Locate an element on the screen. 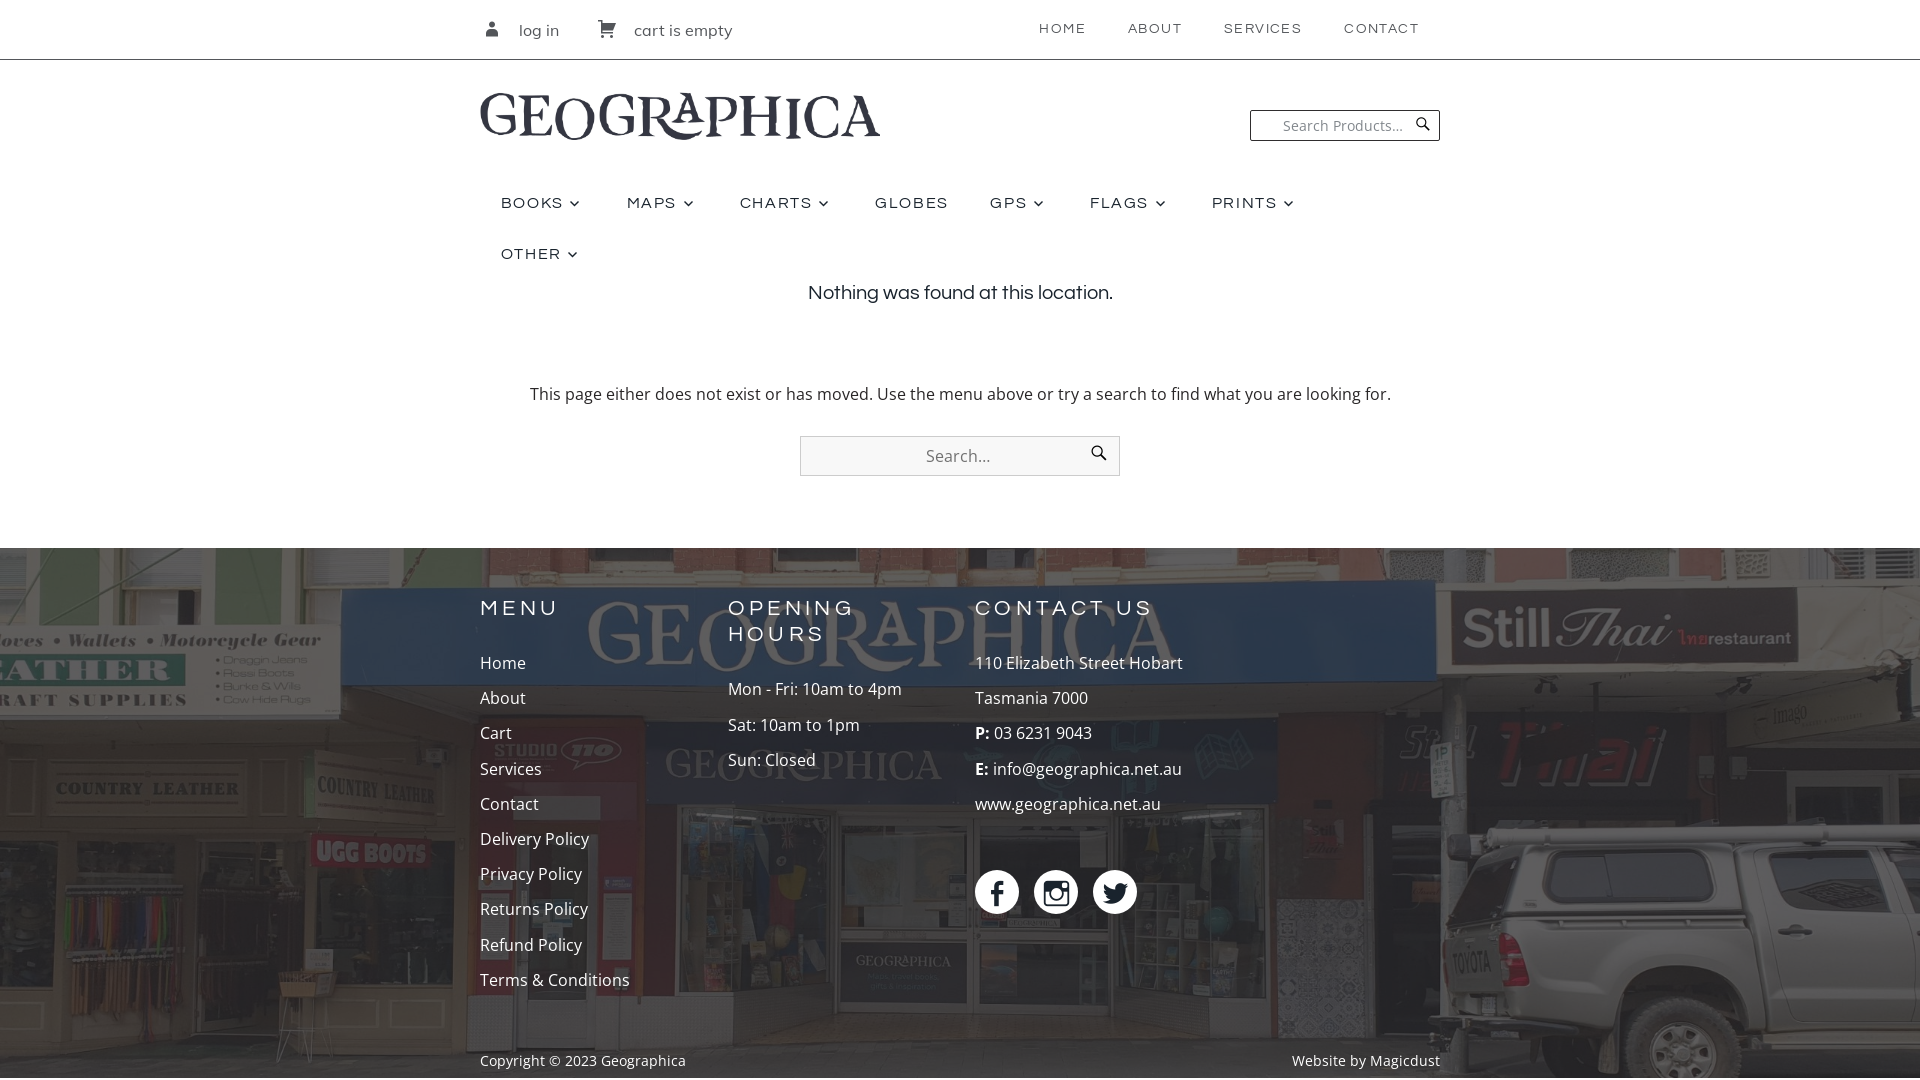  'Privacy Policy' is located at coordinates (480, 873).